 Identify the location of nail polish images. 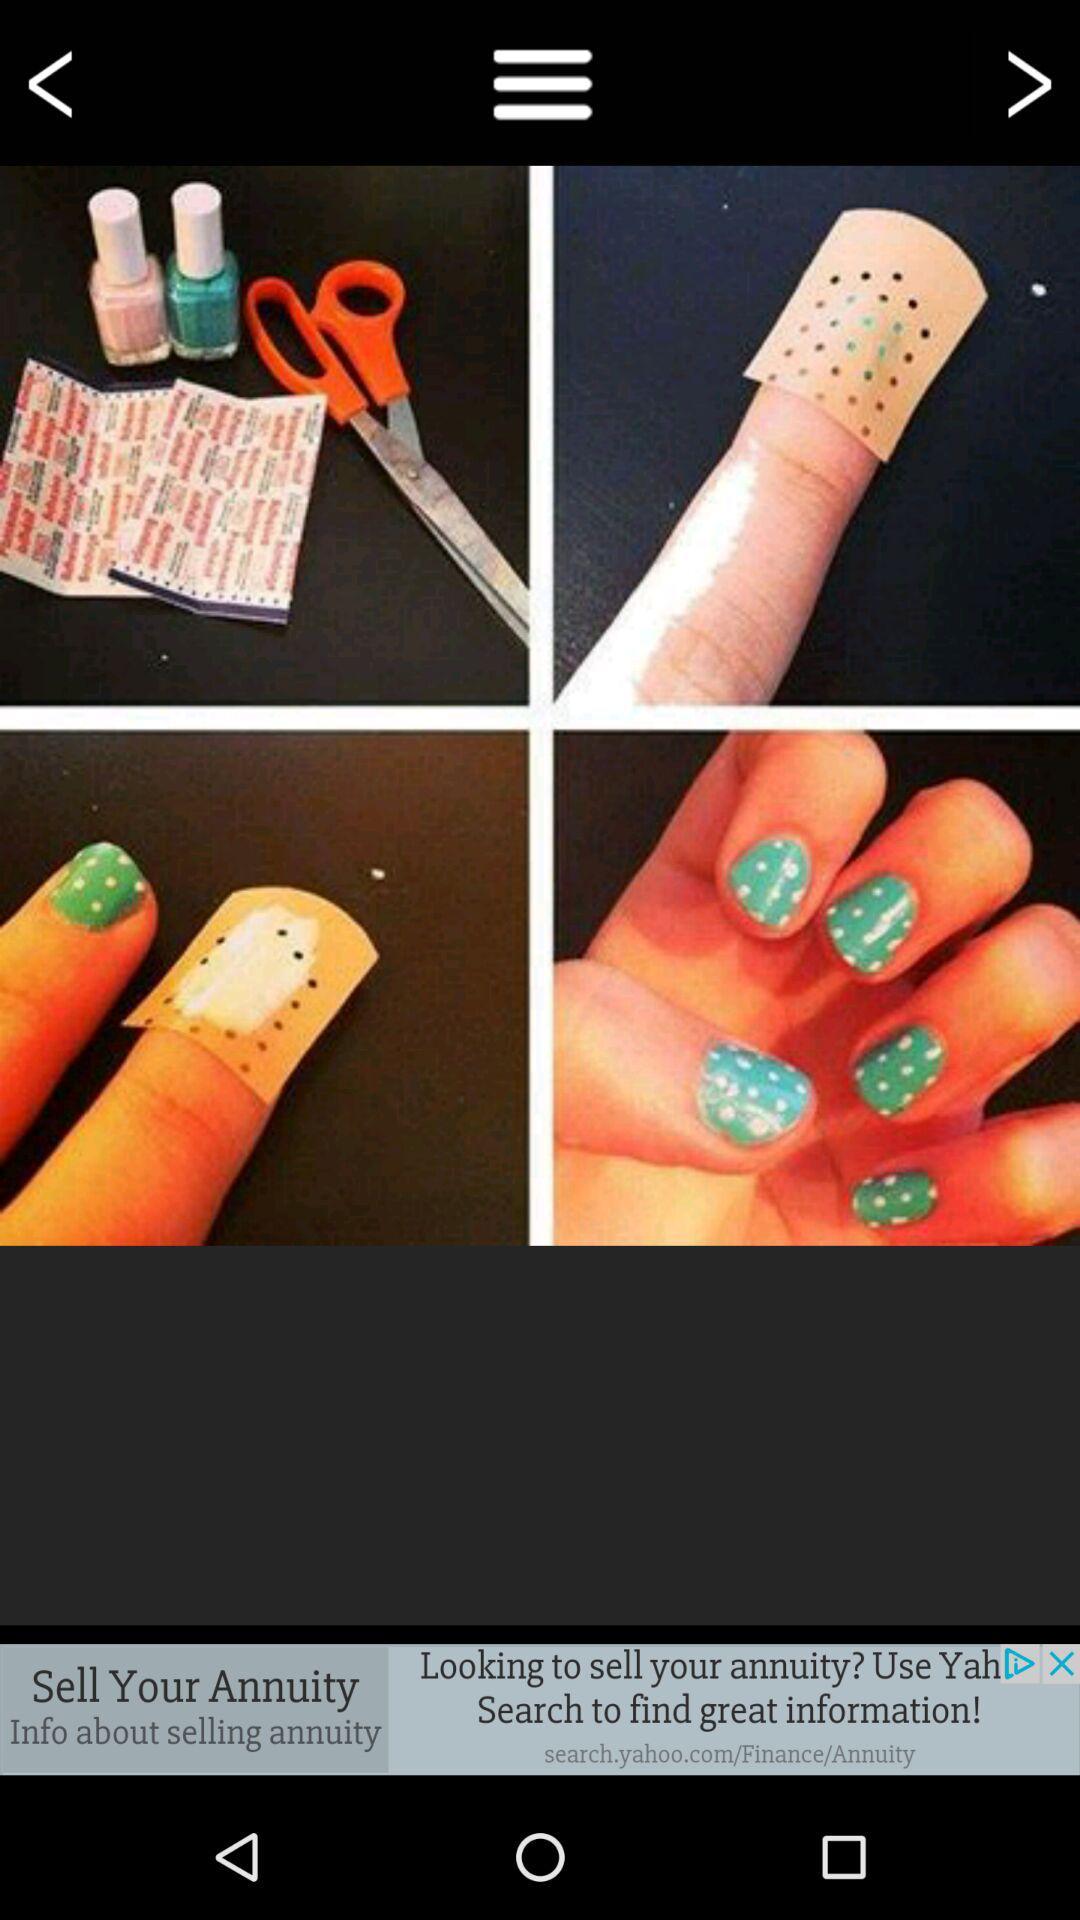
(540, 705).